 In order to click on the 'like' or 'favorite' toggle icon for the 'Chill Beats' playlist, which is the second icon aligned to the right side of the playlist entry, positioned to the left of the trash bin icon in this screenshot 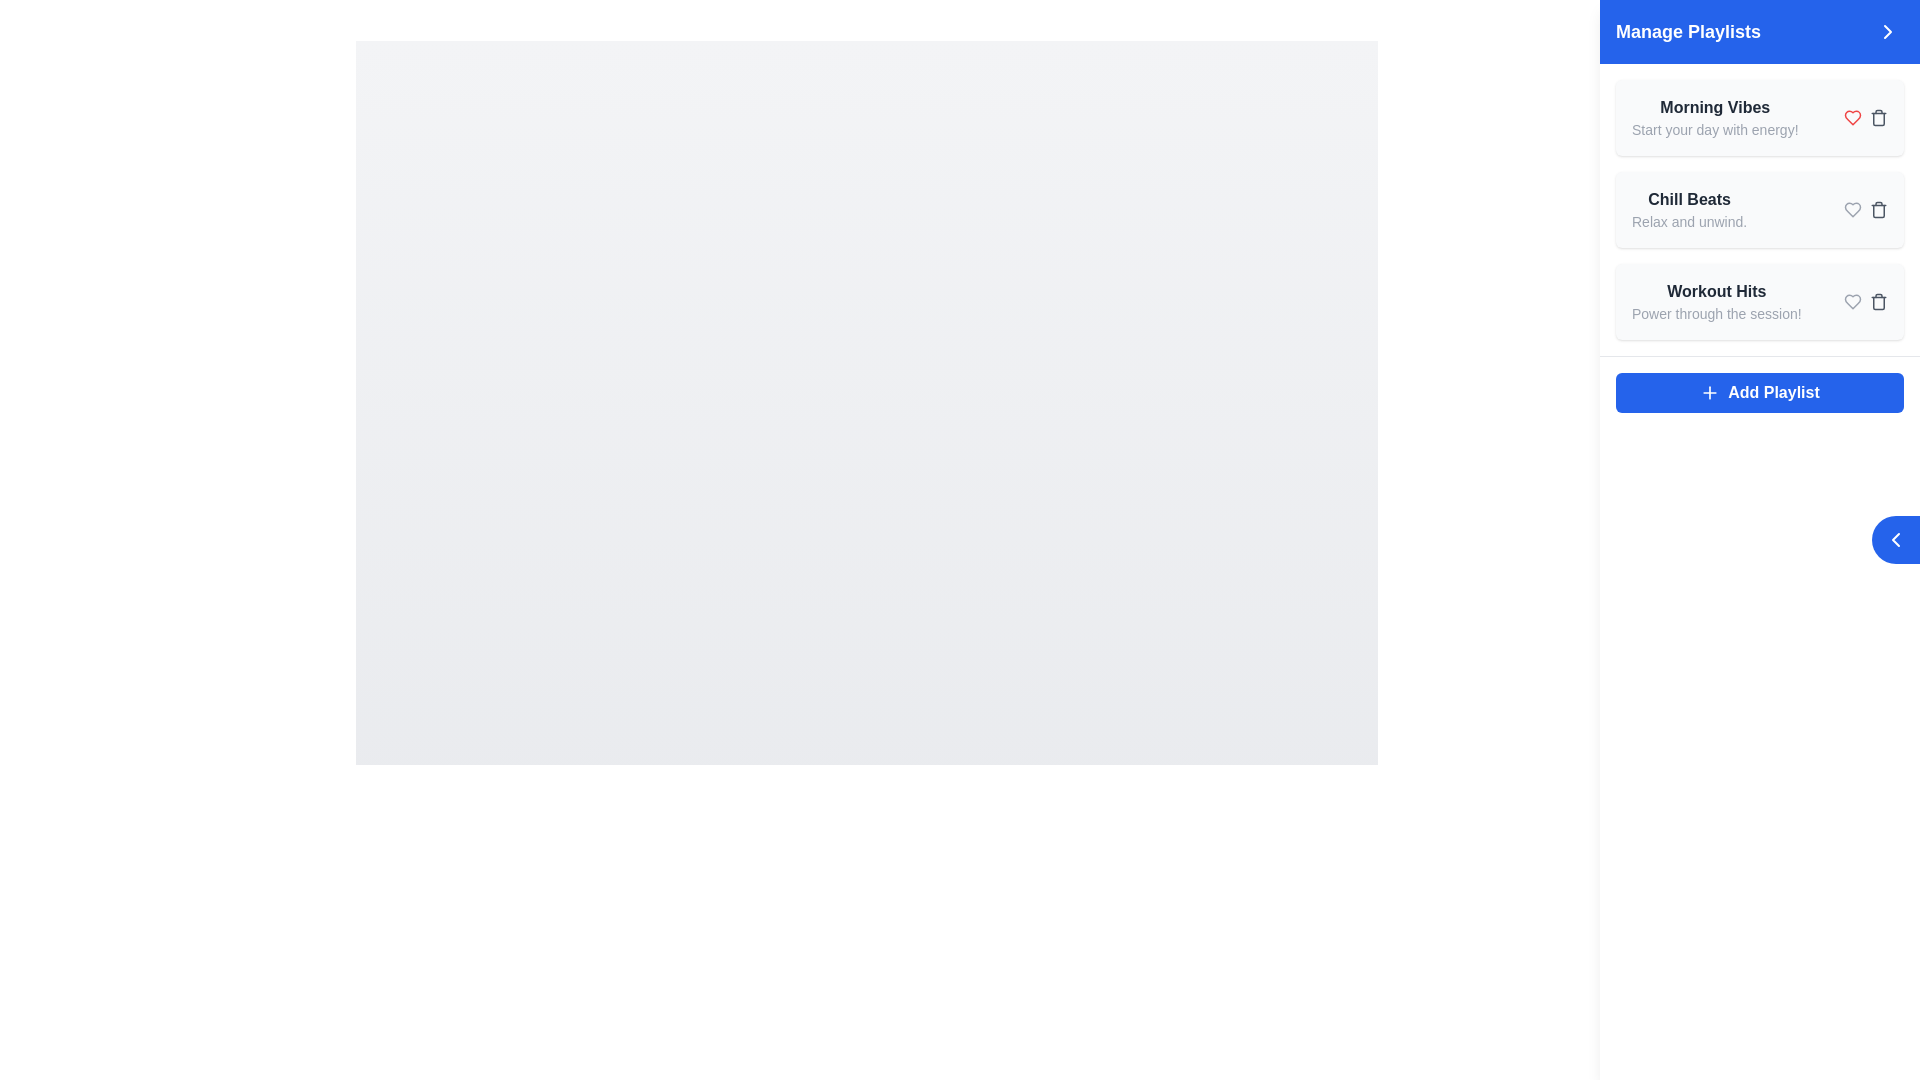, I will do `click(1851, 209)`.